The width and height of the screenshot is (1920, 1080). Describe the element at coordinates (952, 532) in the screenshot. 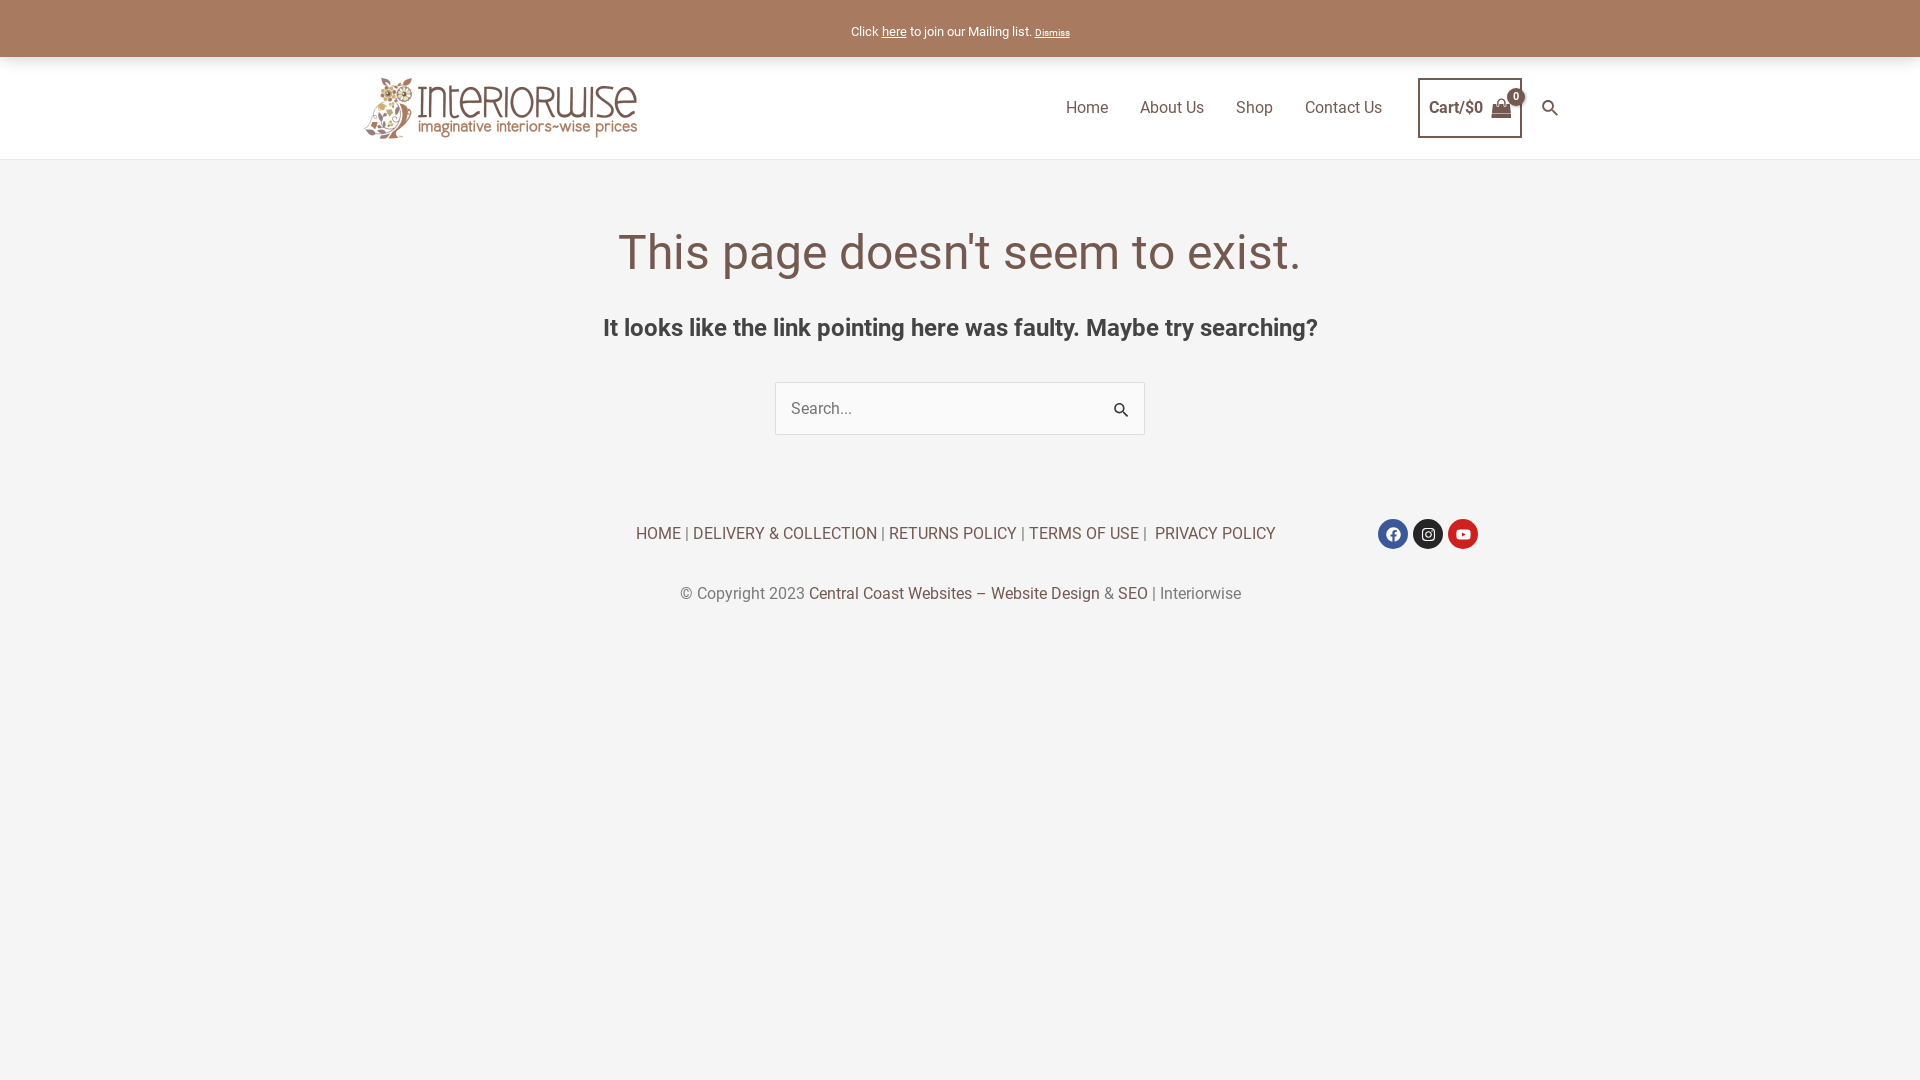

I see `'RETURNS POLICY'` at that location.